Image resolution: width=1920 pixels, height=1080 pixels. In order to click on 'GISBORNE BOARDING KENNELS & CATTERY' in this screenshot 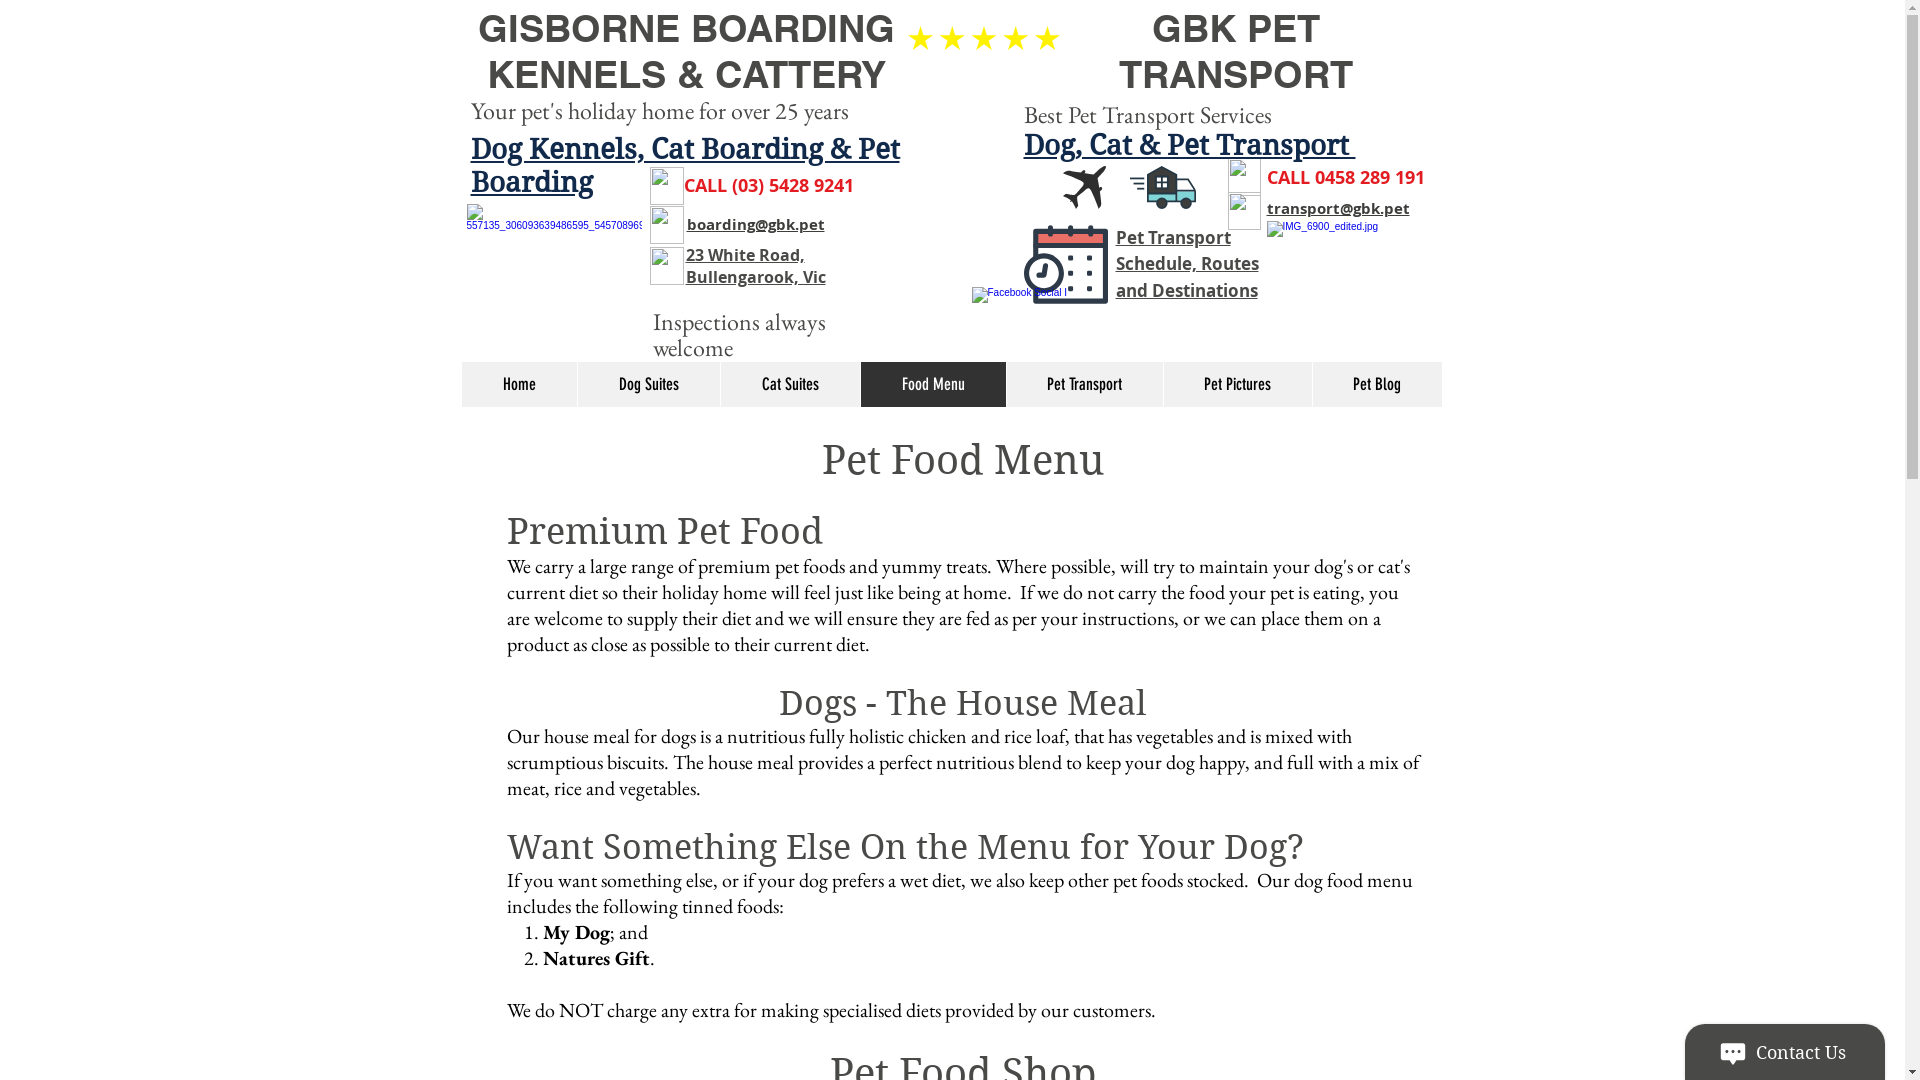, I will do `click(686, 49)`.